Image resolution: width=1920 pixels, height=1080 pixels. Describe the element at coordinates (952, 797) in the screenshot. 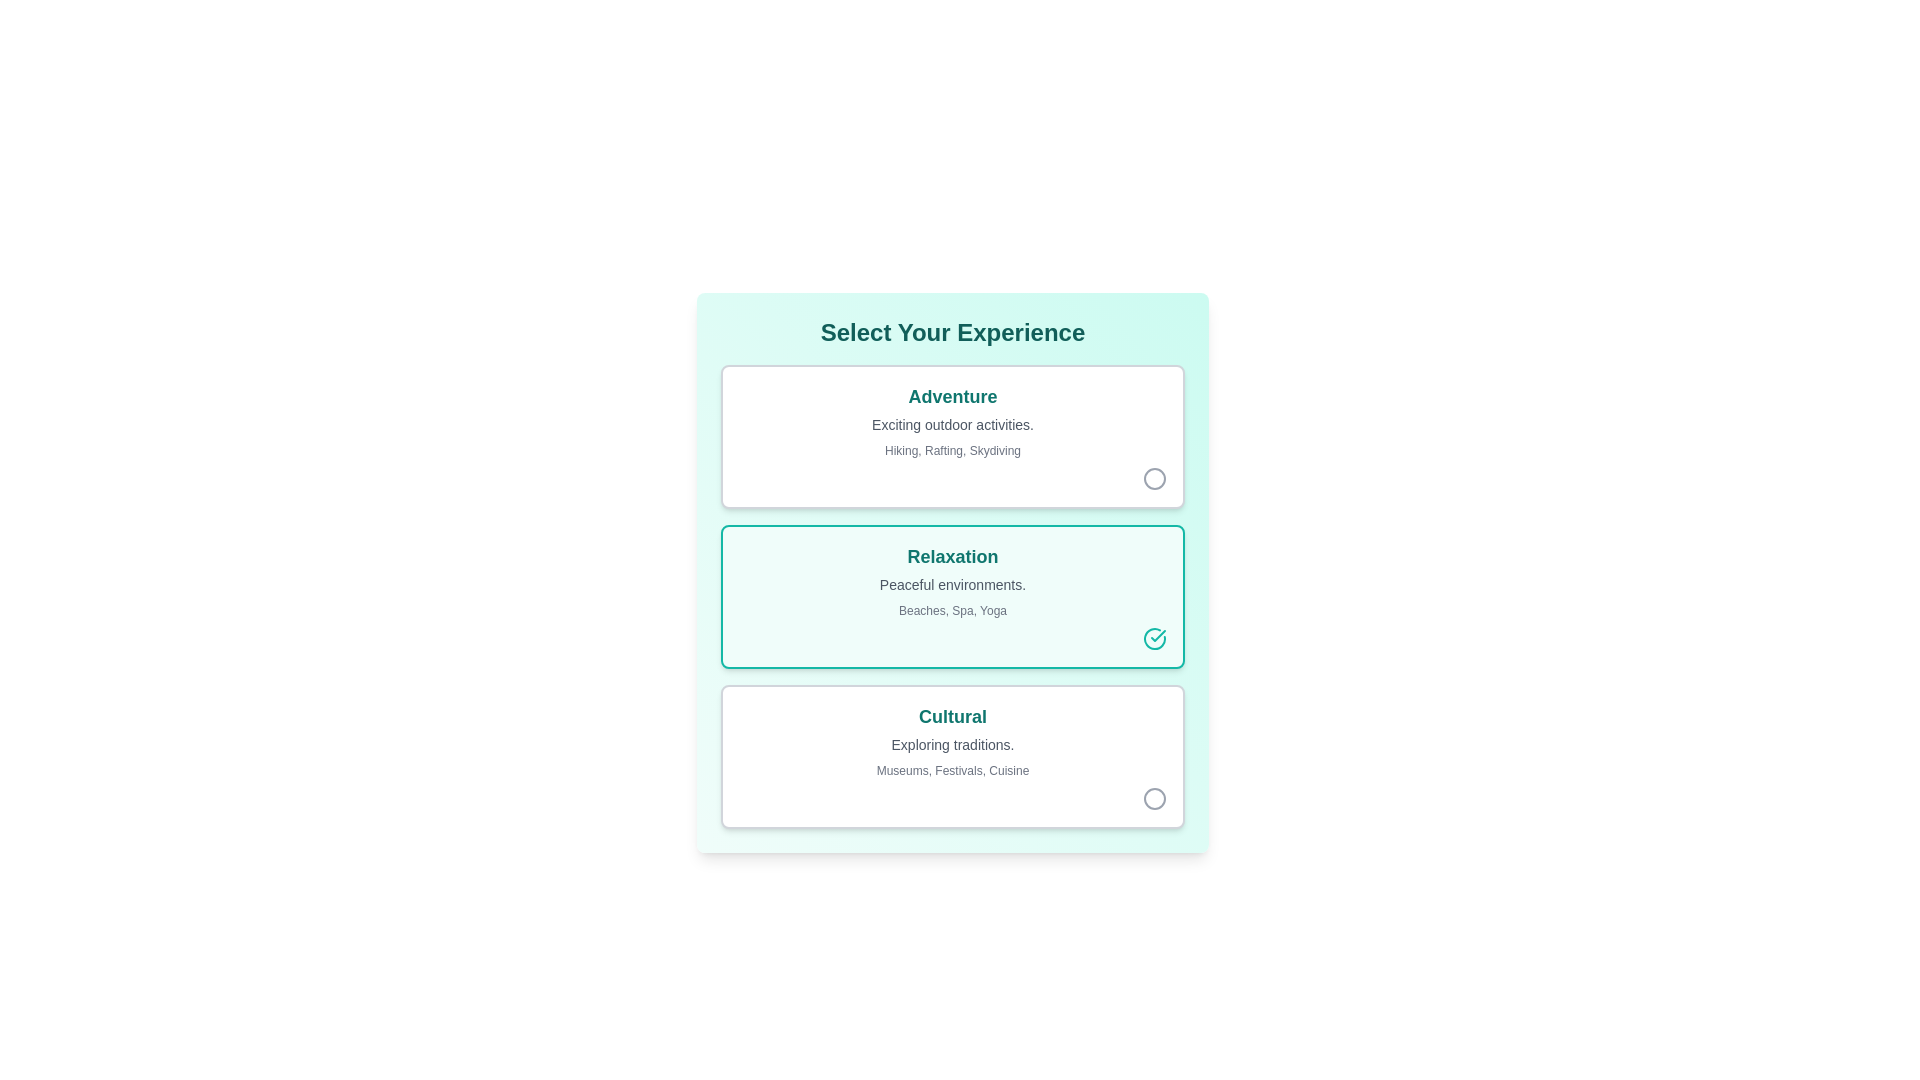

I see `the Selection Indicator located at the bottom of the 'Cultural' card, which is associated with the descriptions 'Exploring traditions.' and 'Museums, Festivals, Cuisine'` at that location.